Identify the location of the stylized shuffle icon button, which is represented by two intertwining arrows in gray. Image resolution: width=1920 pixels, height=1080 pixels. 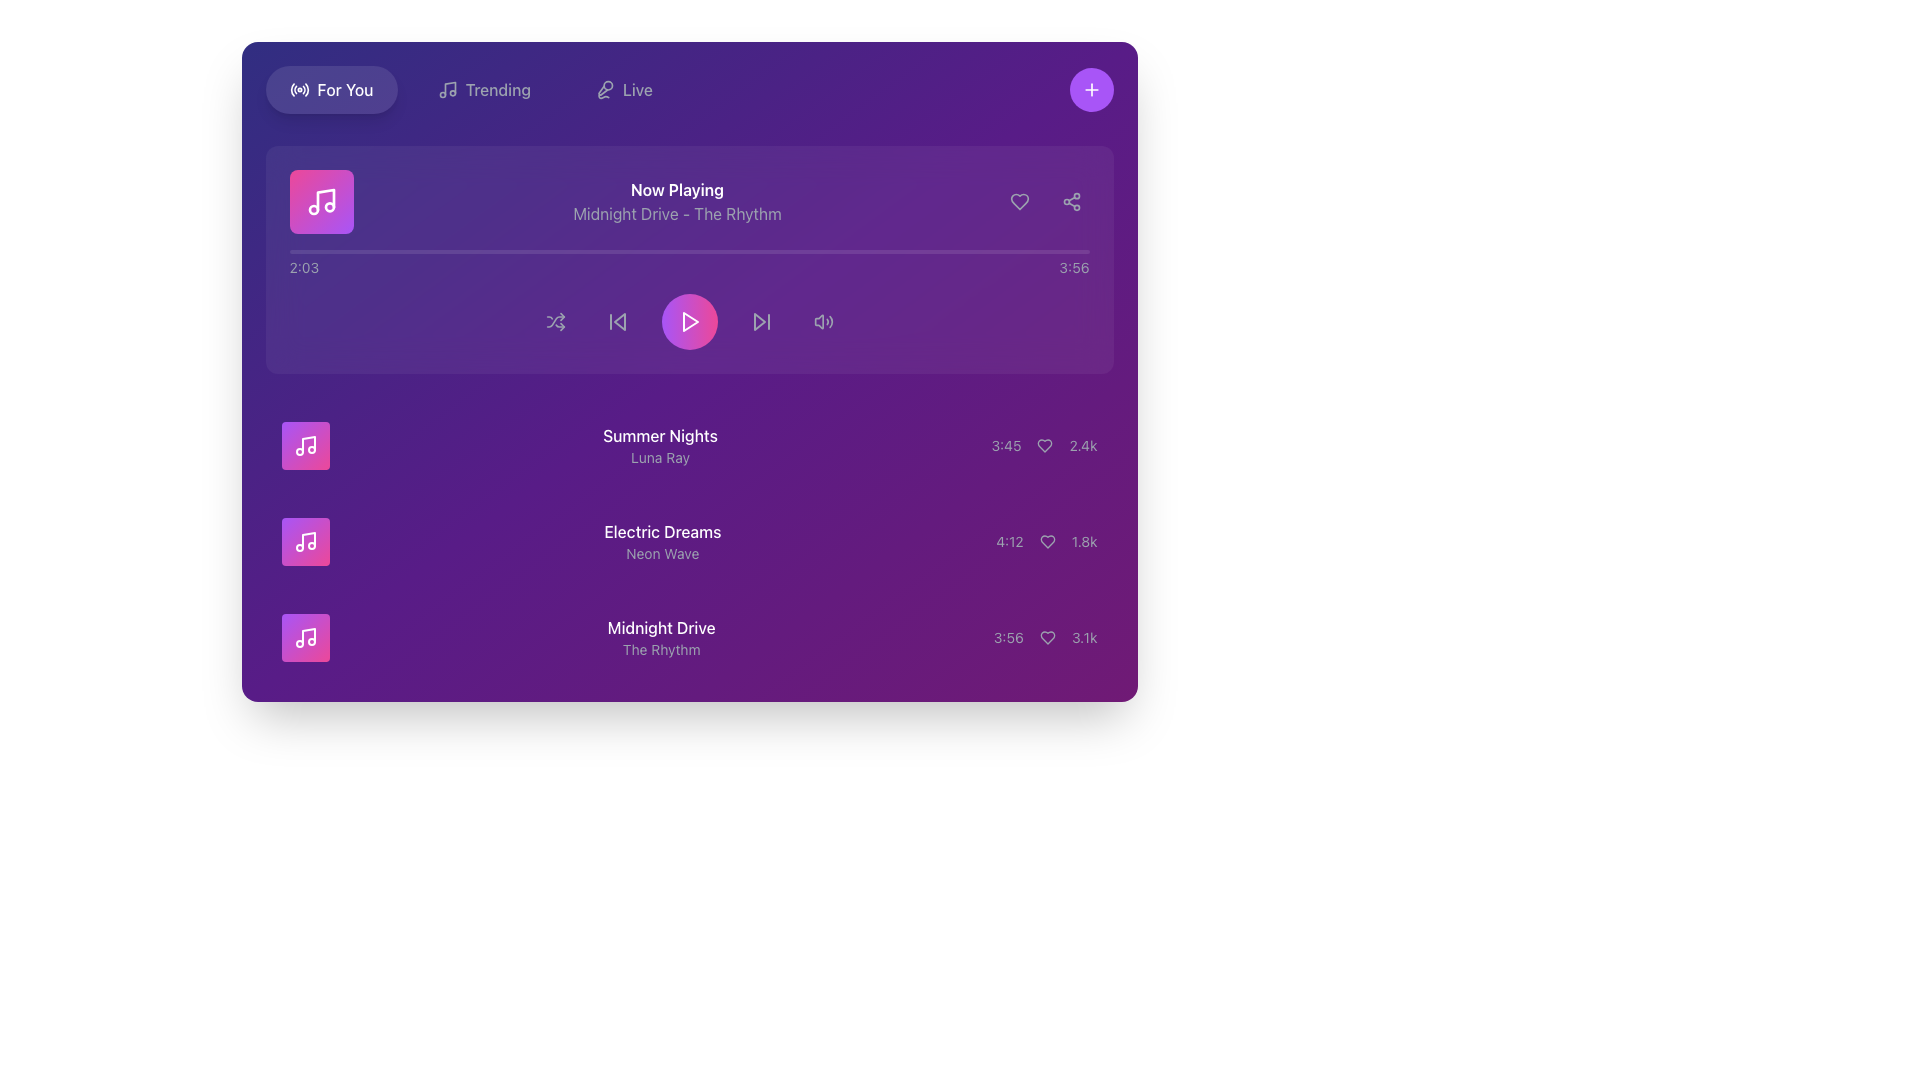
(555, 320).